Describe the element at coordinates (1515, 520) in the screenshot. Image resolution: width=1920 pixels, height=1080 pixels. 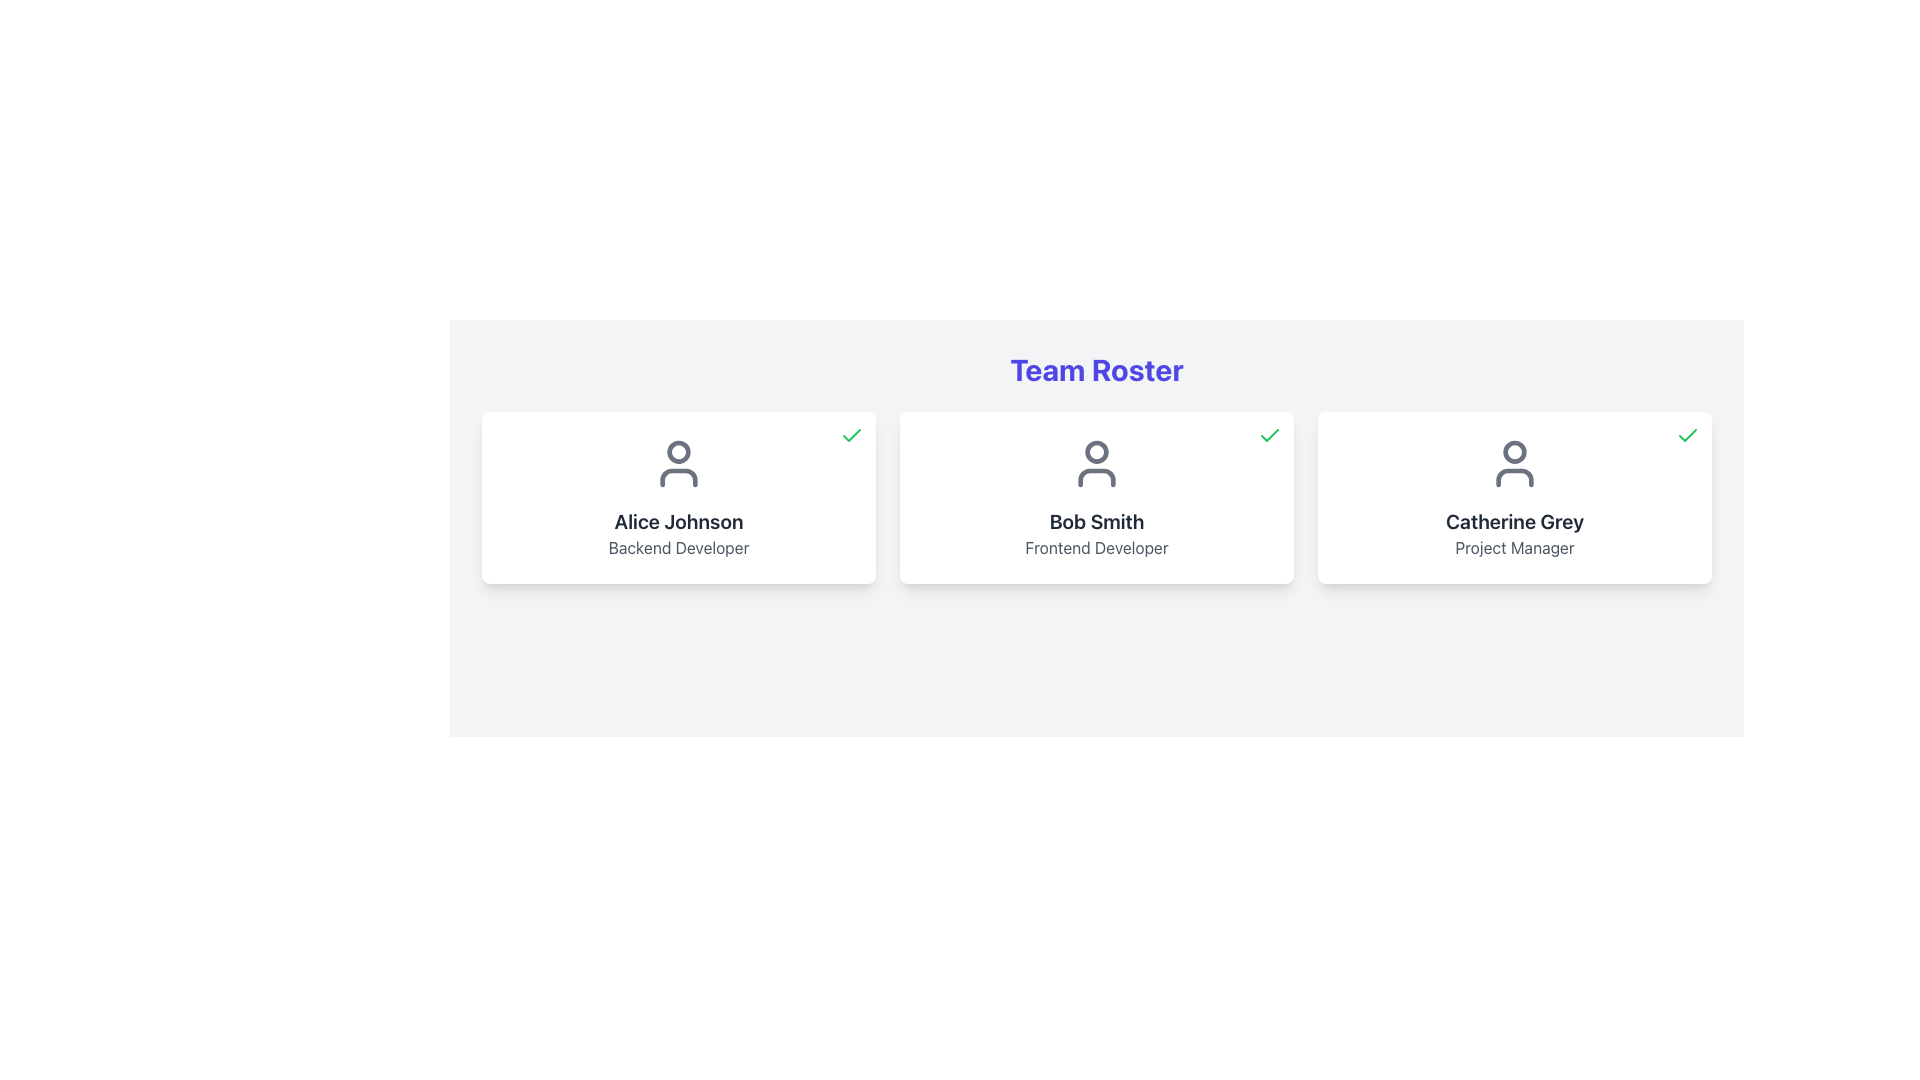
I see `the static text element displaying 'Catherine Grey' in bold, extra-large font, which is located at the top-center of the rightmost profile card in a team roster layout` at that location.